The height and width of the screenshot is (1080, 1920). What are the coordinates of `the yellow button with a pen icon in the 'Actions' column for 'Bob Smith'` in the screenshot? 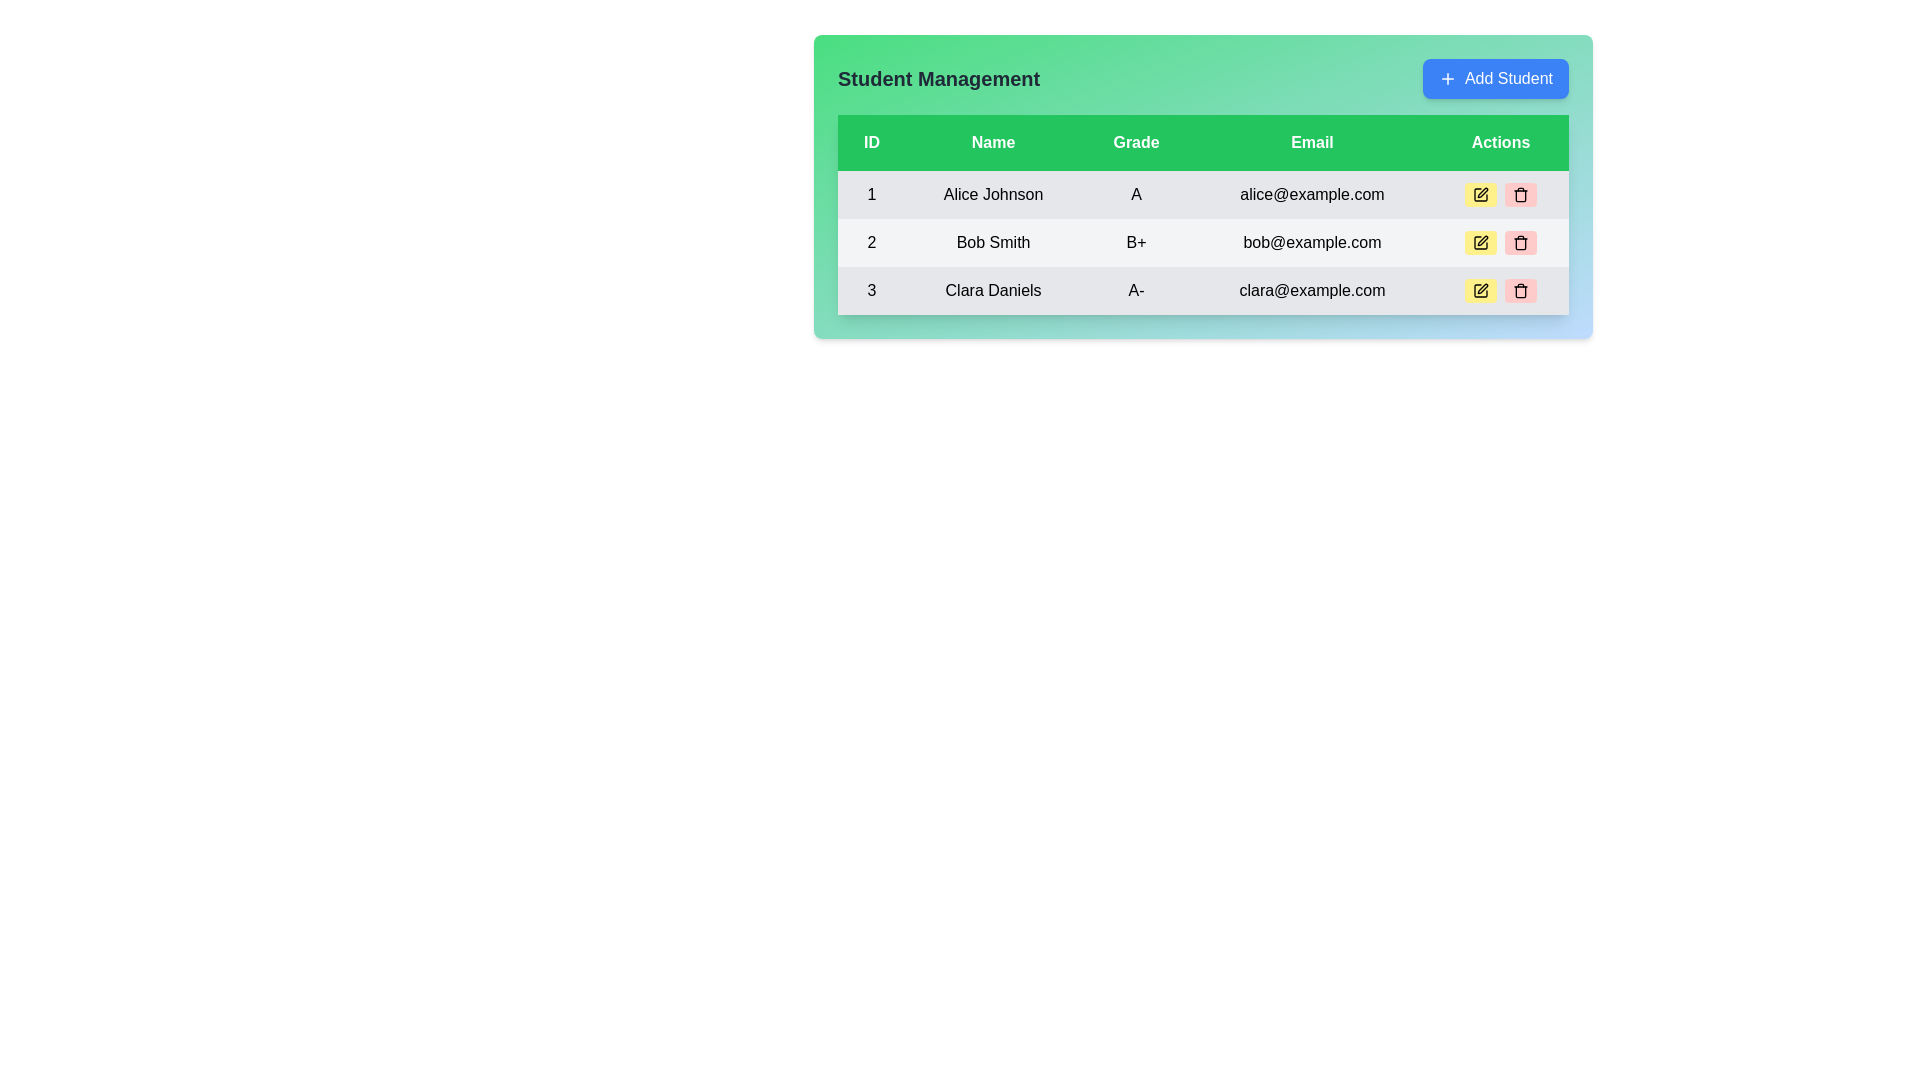 It's located at (1480, 242).